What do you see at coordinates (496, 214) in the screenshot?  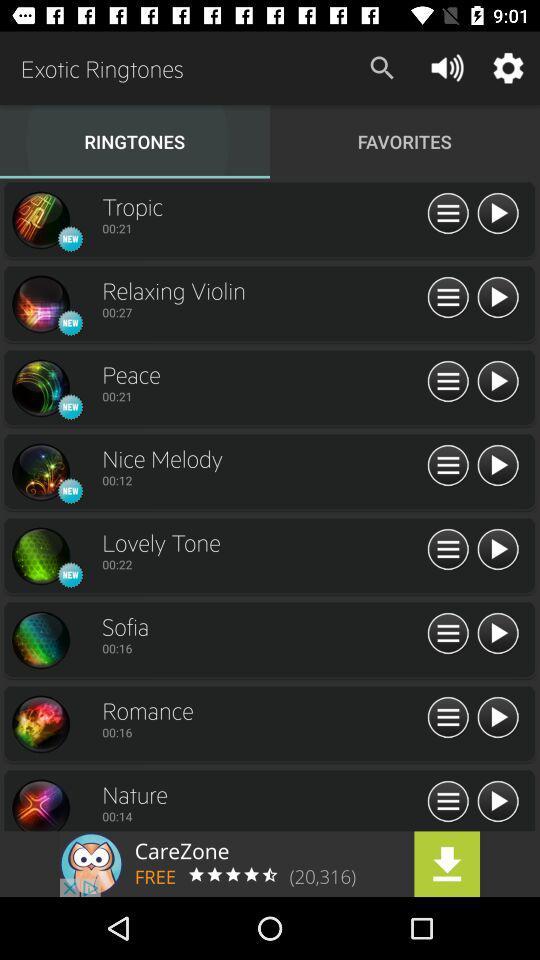 I see `tropic` at bounding box center [496, 214].